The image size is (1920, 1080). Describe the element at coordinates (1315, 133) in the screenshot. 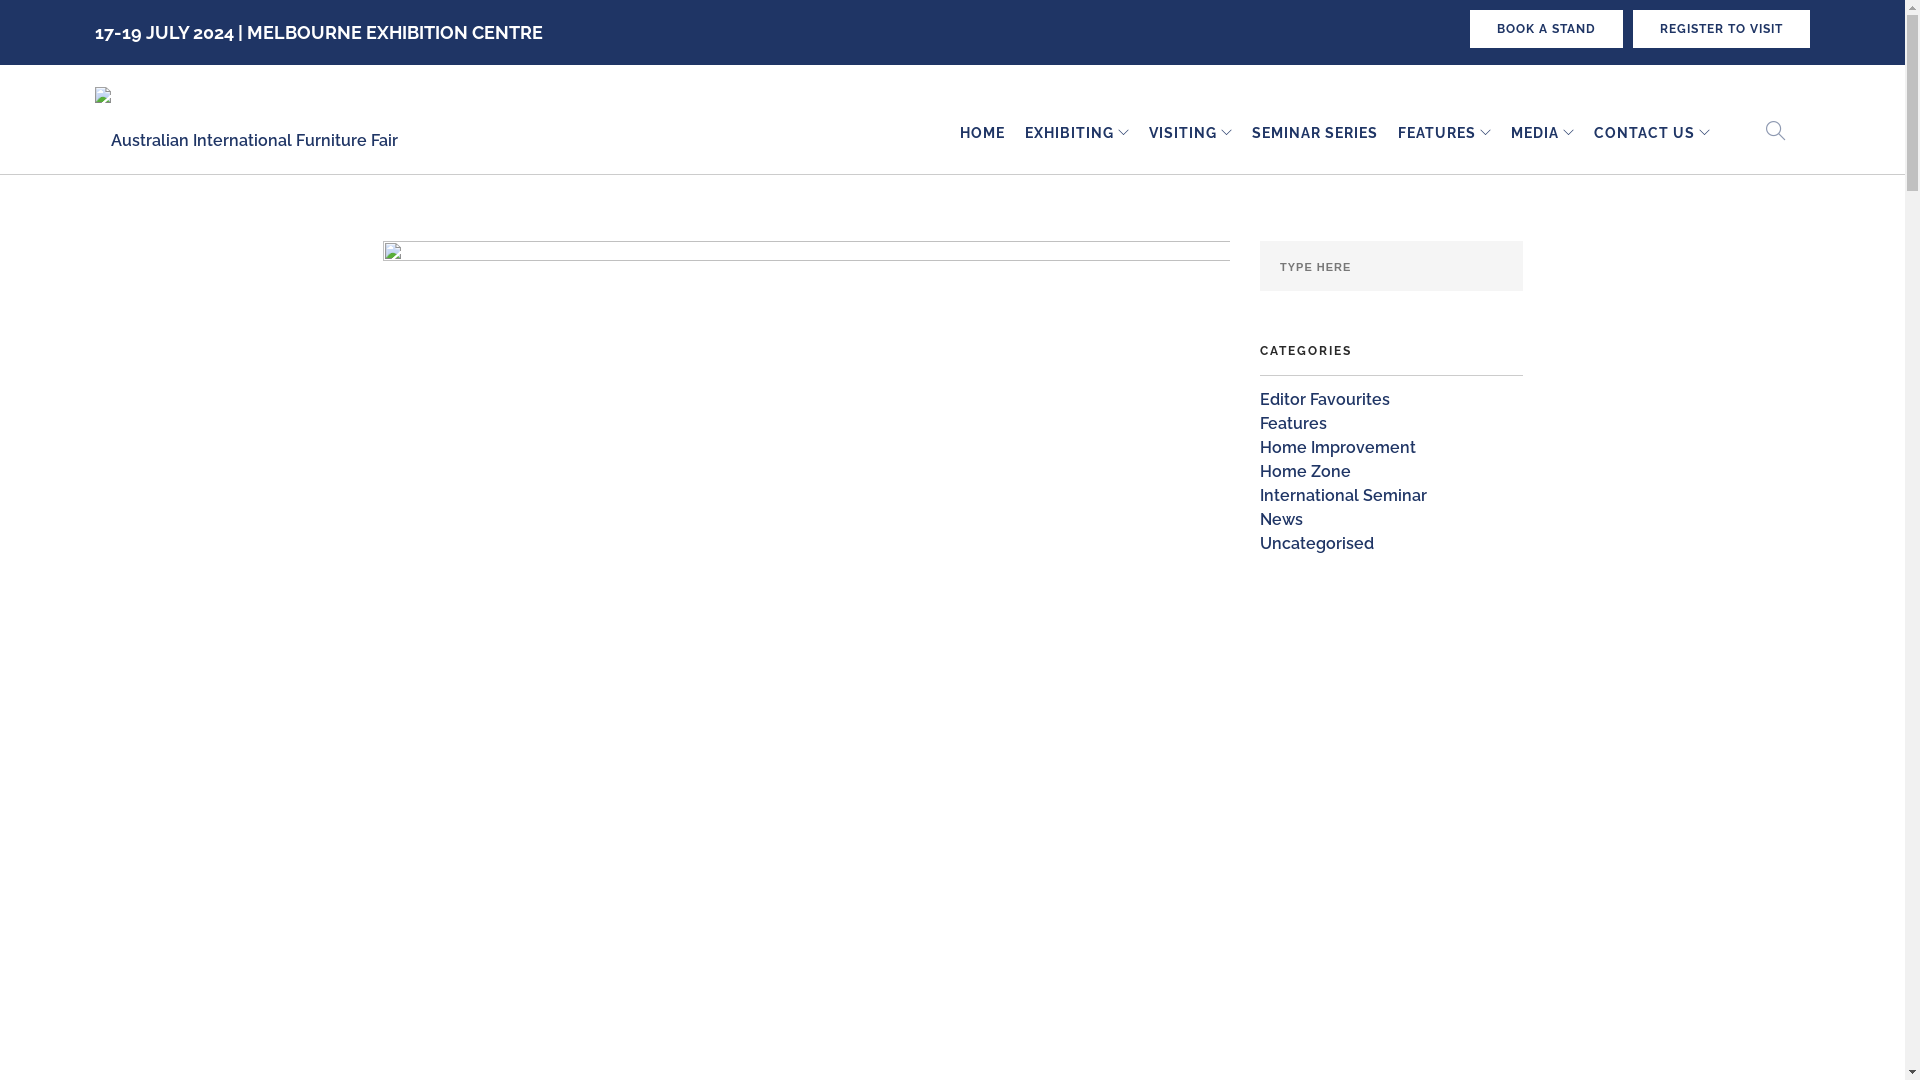

I see `'SEMINAR SERIES'` at that location.